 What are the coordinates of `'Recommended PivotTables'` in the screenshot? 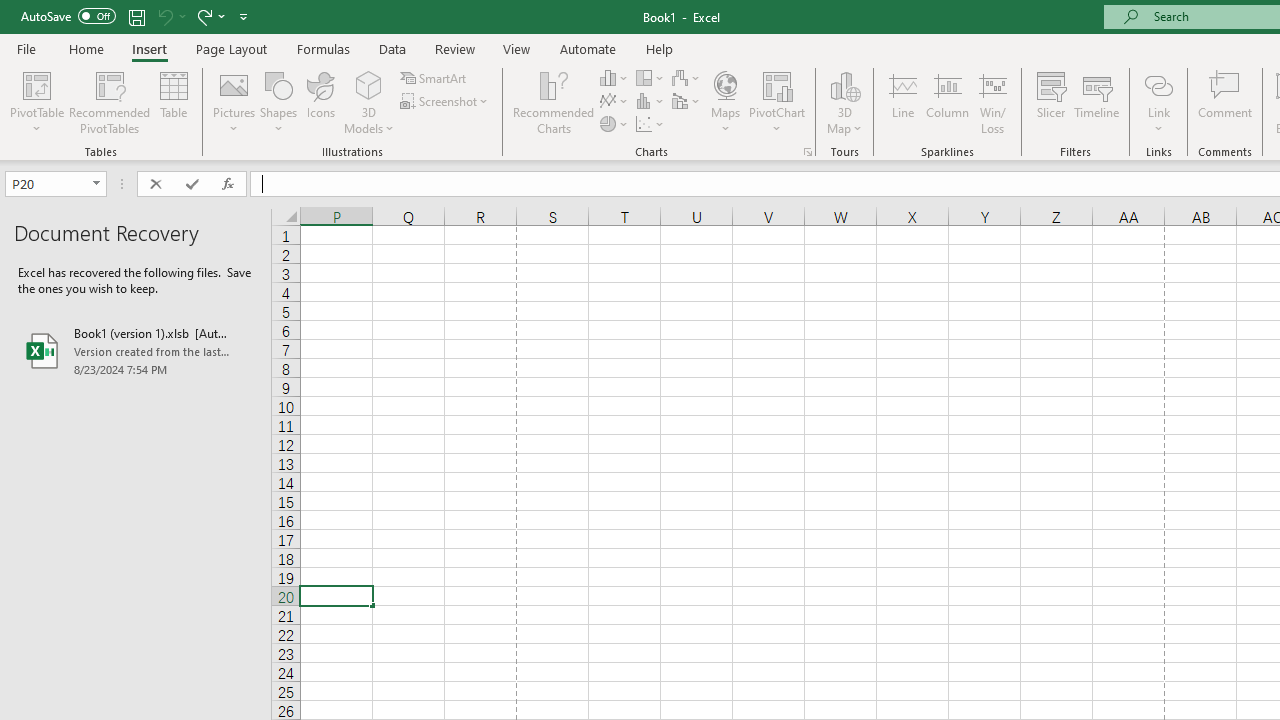 It's located at (109, 103).